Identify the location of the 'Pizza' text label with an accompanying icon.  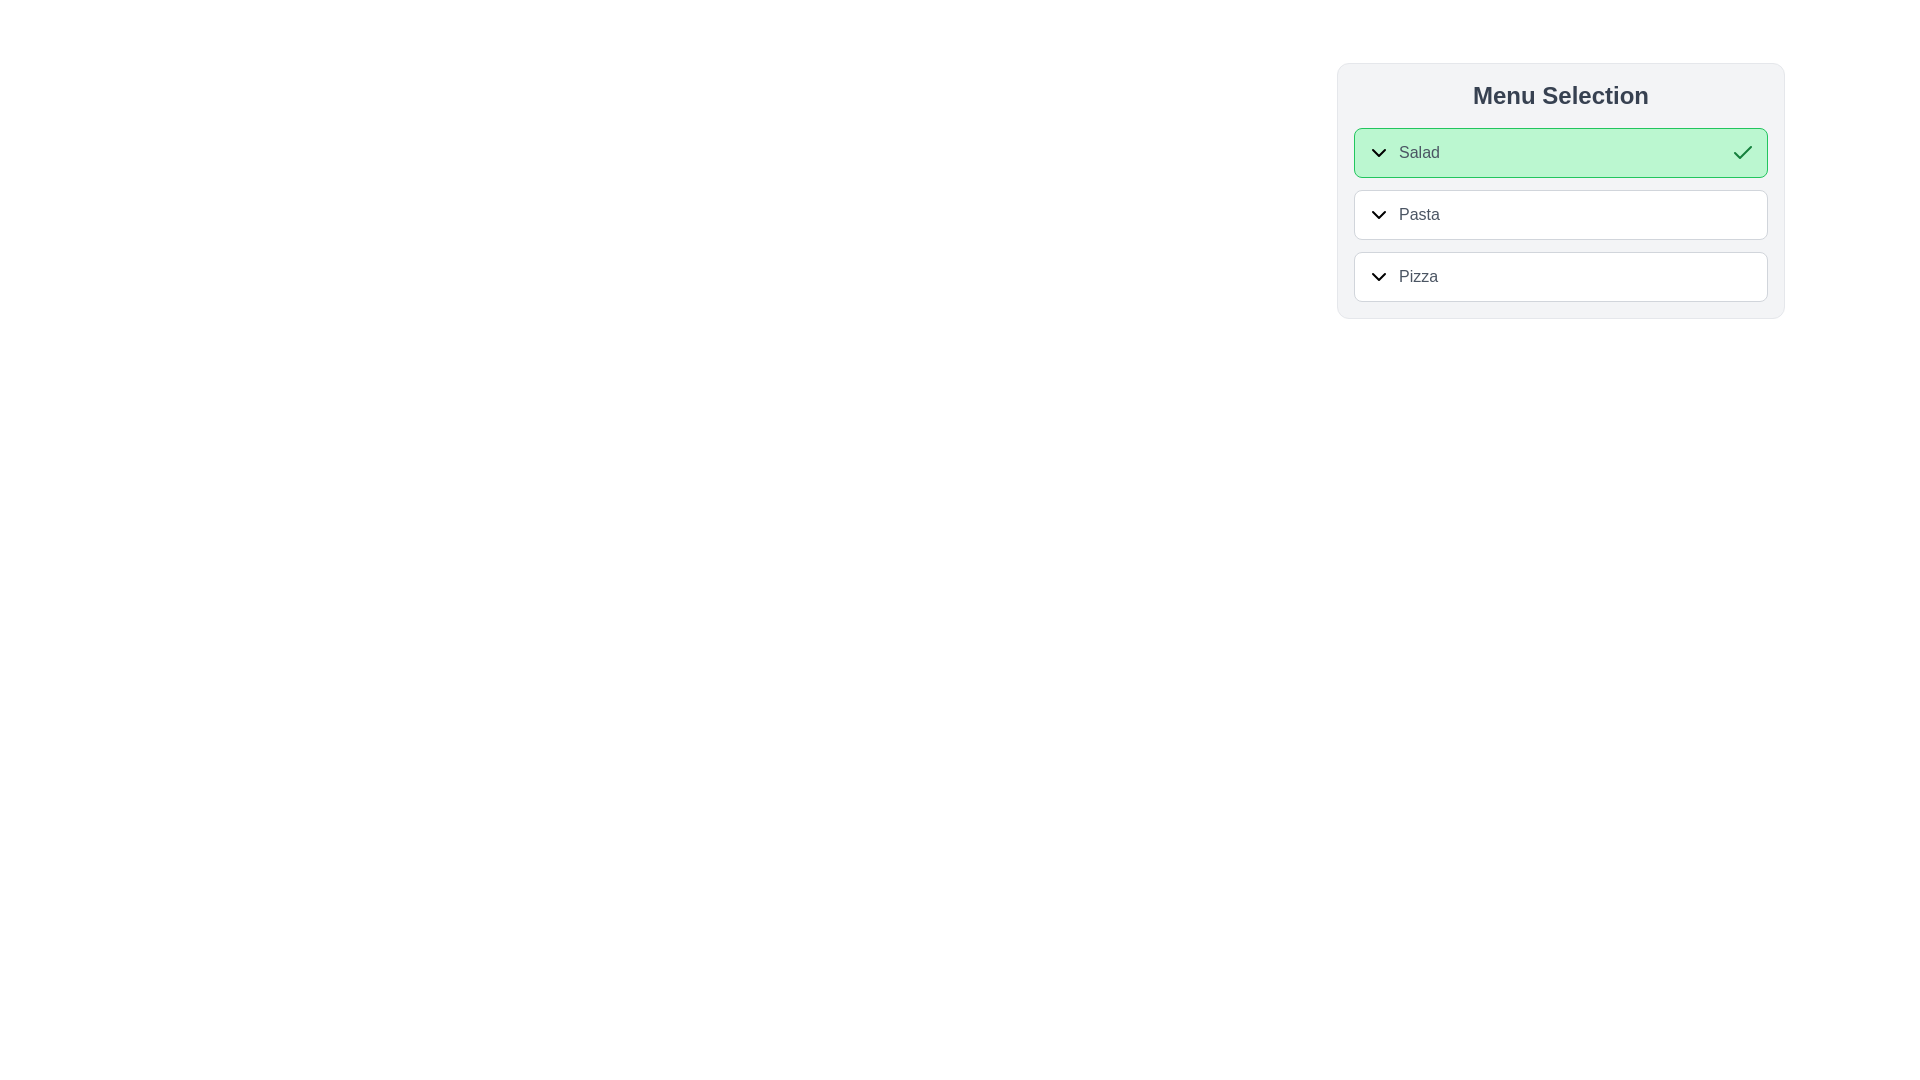
(1401, 277).